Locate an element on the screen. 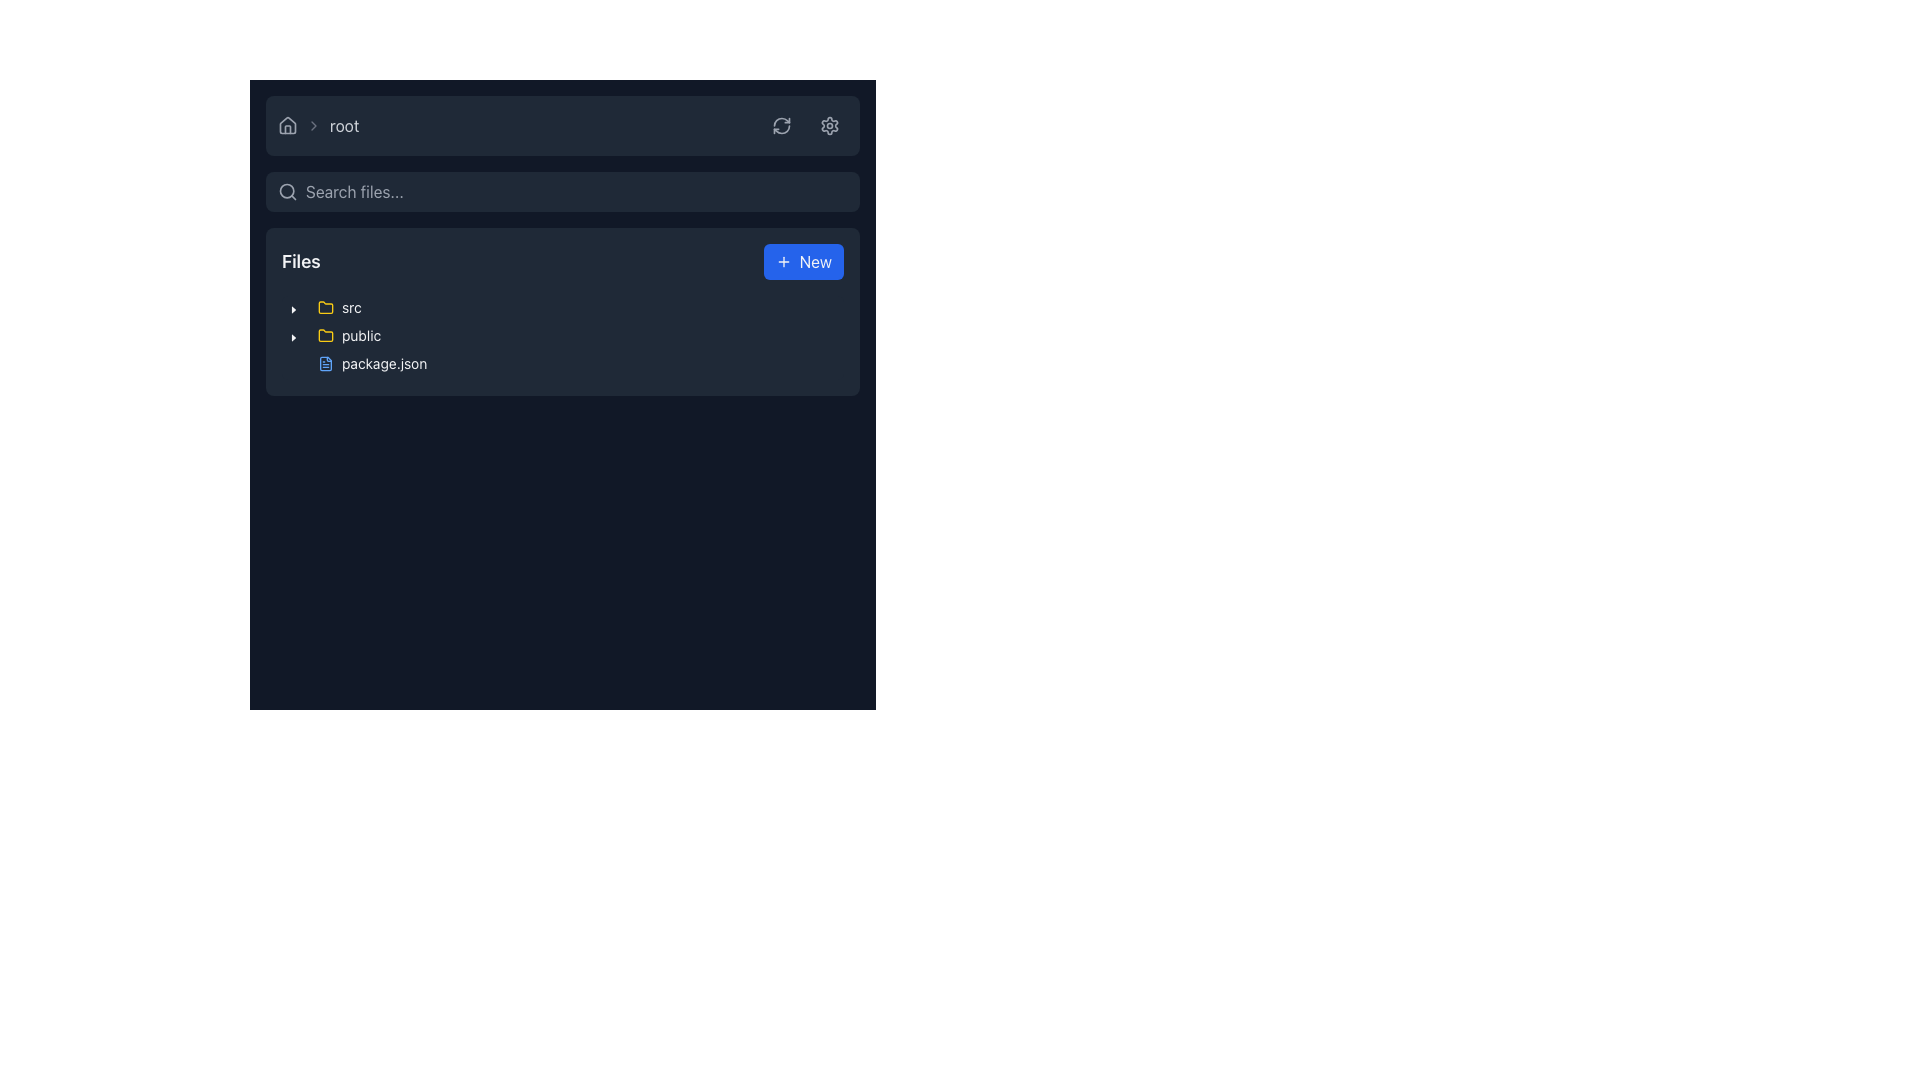 The image size is (1920, 1080). the refresh button located in the top-right section of the interface is located at coordinates (781, 126).